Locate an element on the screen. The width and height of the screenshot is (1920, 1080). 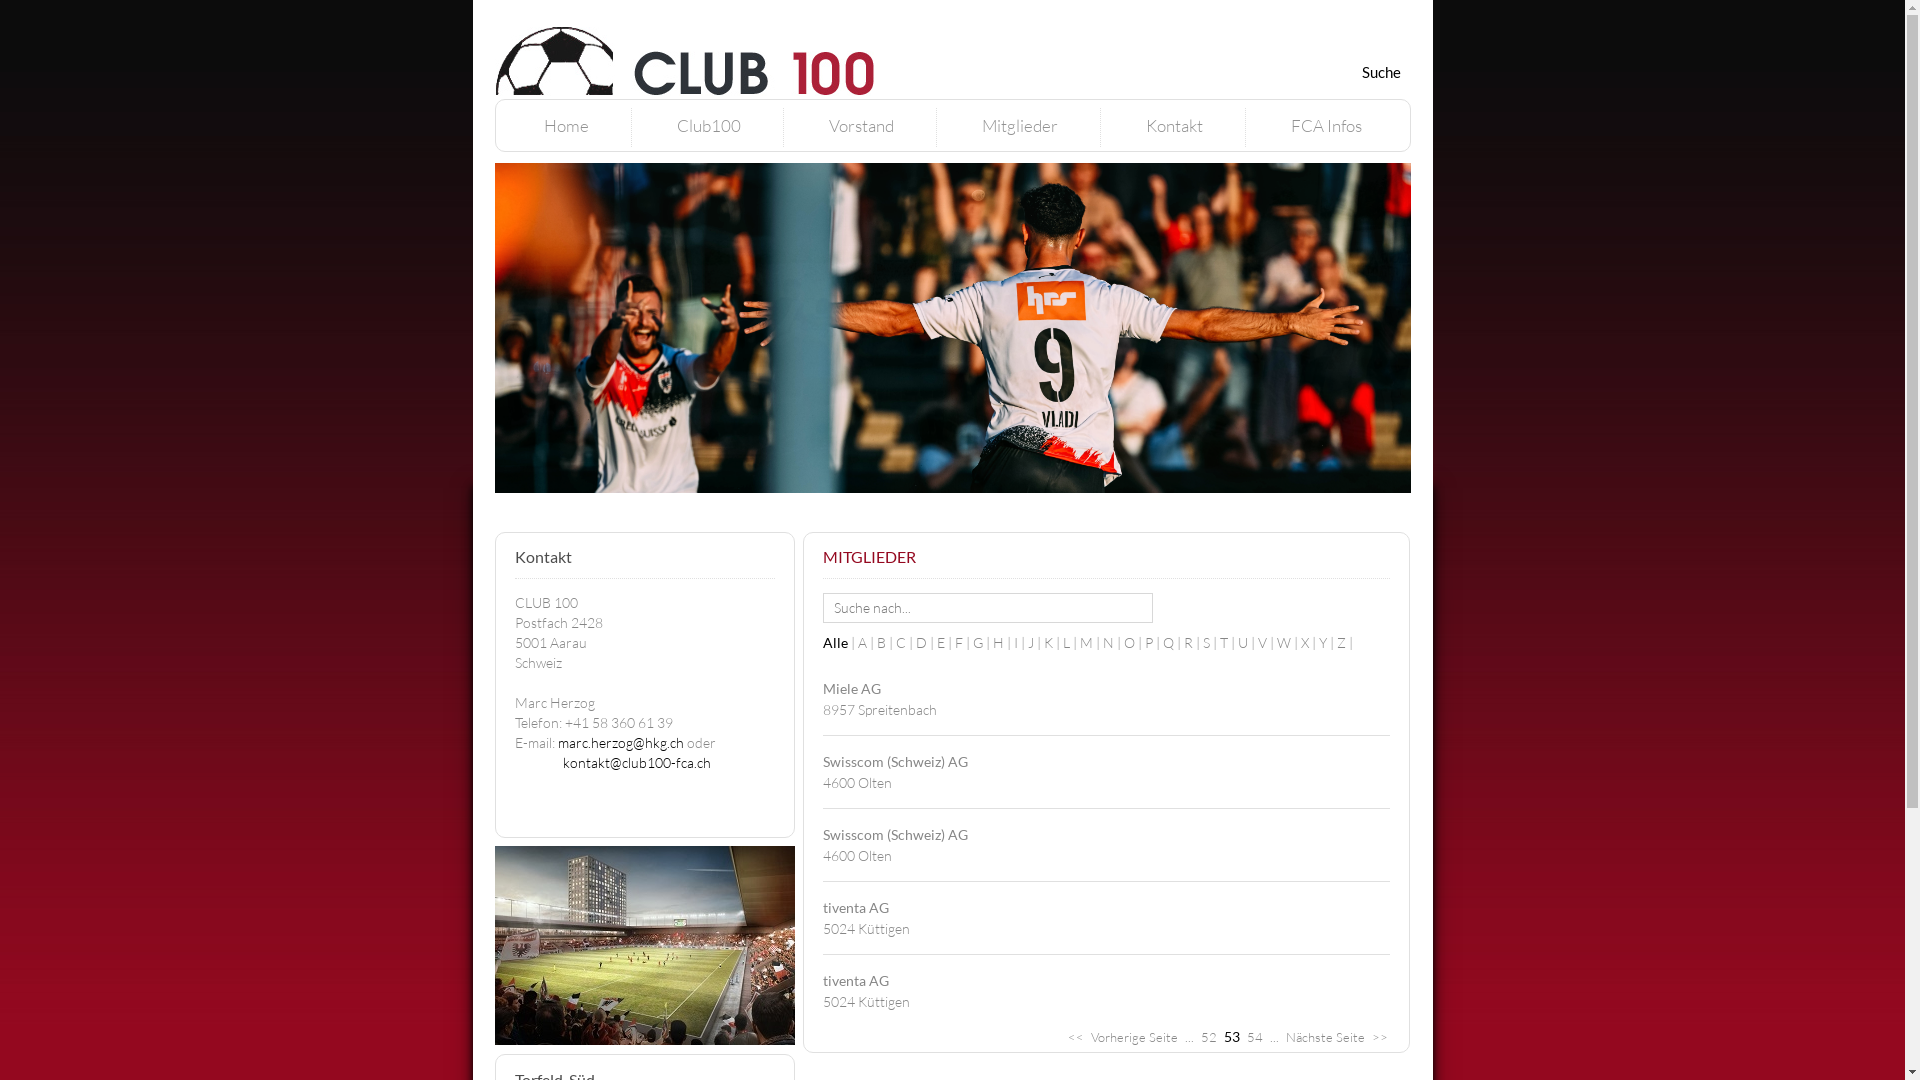
'Suche' is located at coordinates (1380, 71).